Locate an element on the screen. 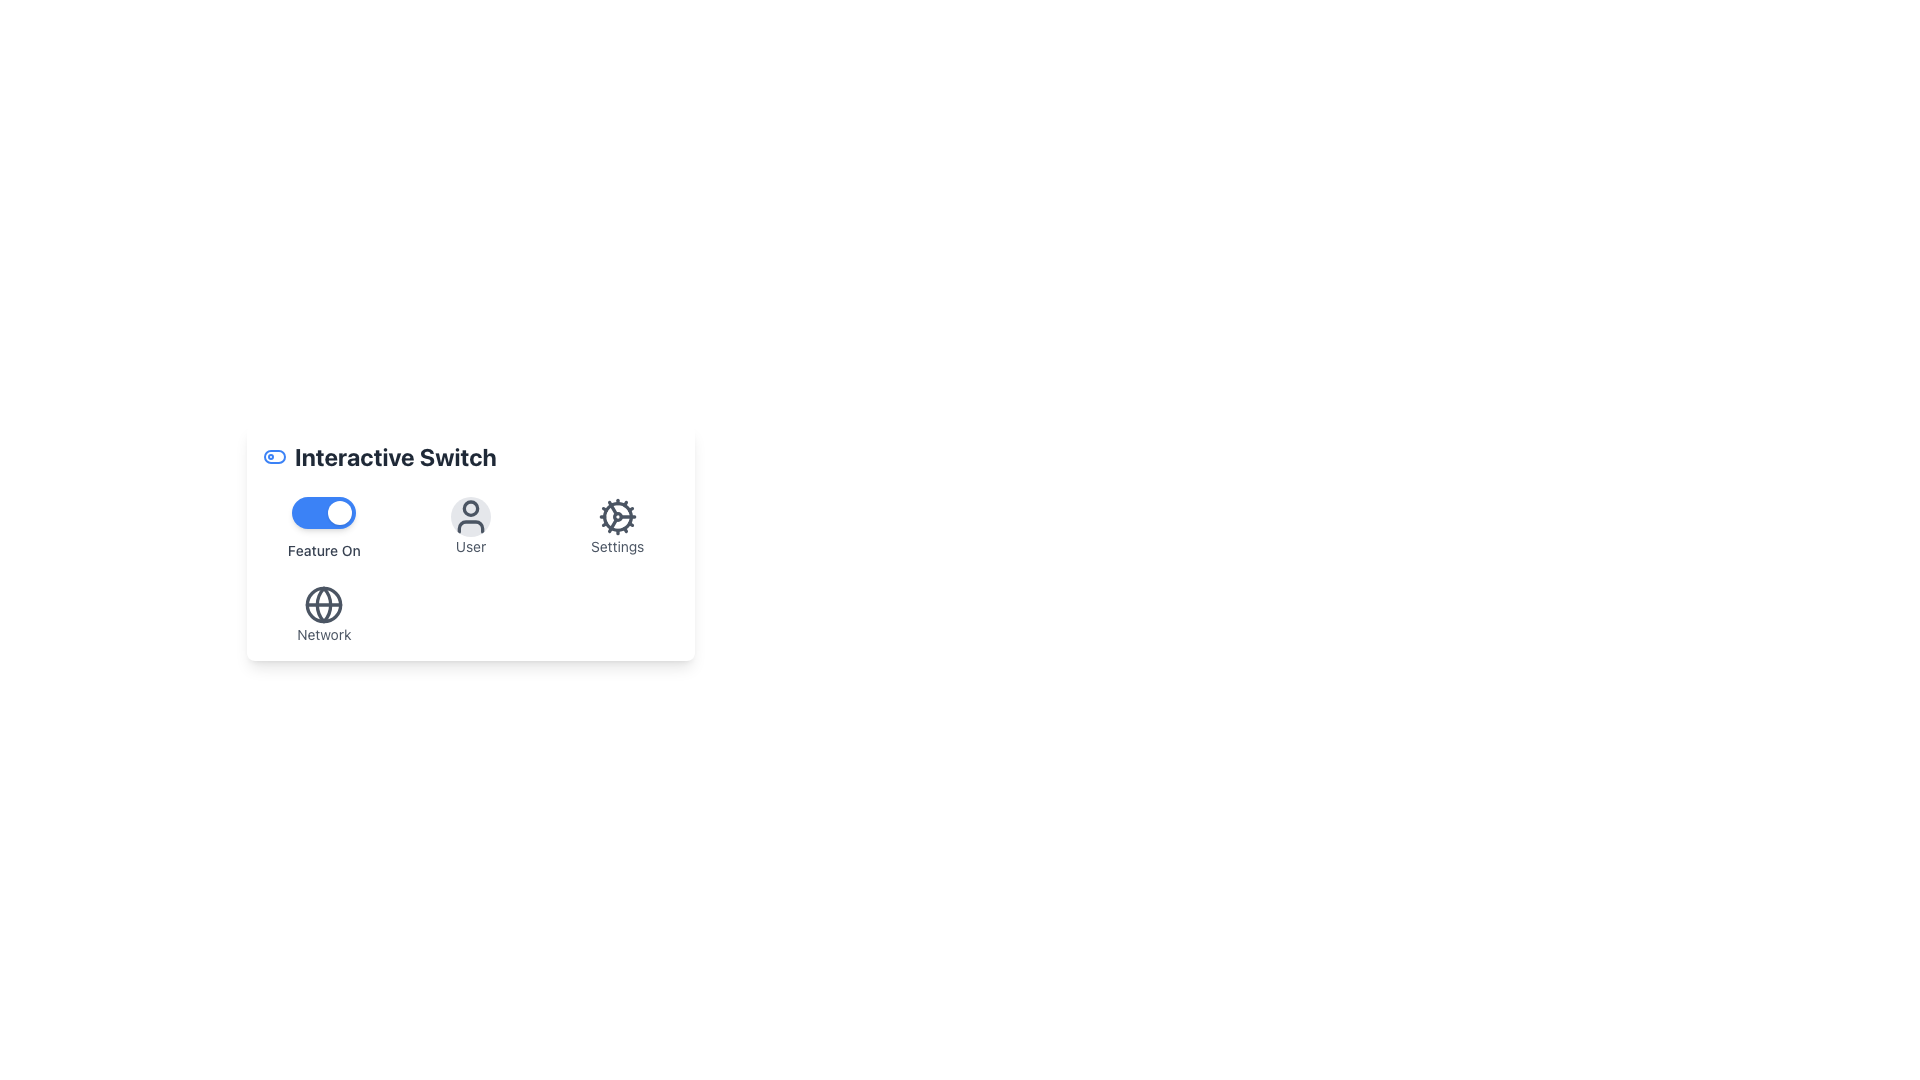 The width and height of the screenshot is (1920, 1080). the 'Network' label icon located in the lower left of the grid layout for interaction is located at coordinates (324, 613).